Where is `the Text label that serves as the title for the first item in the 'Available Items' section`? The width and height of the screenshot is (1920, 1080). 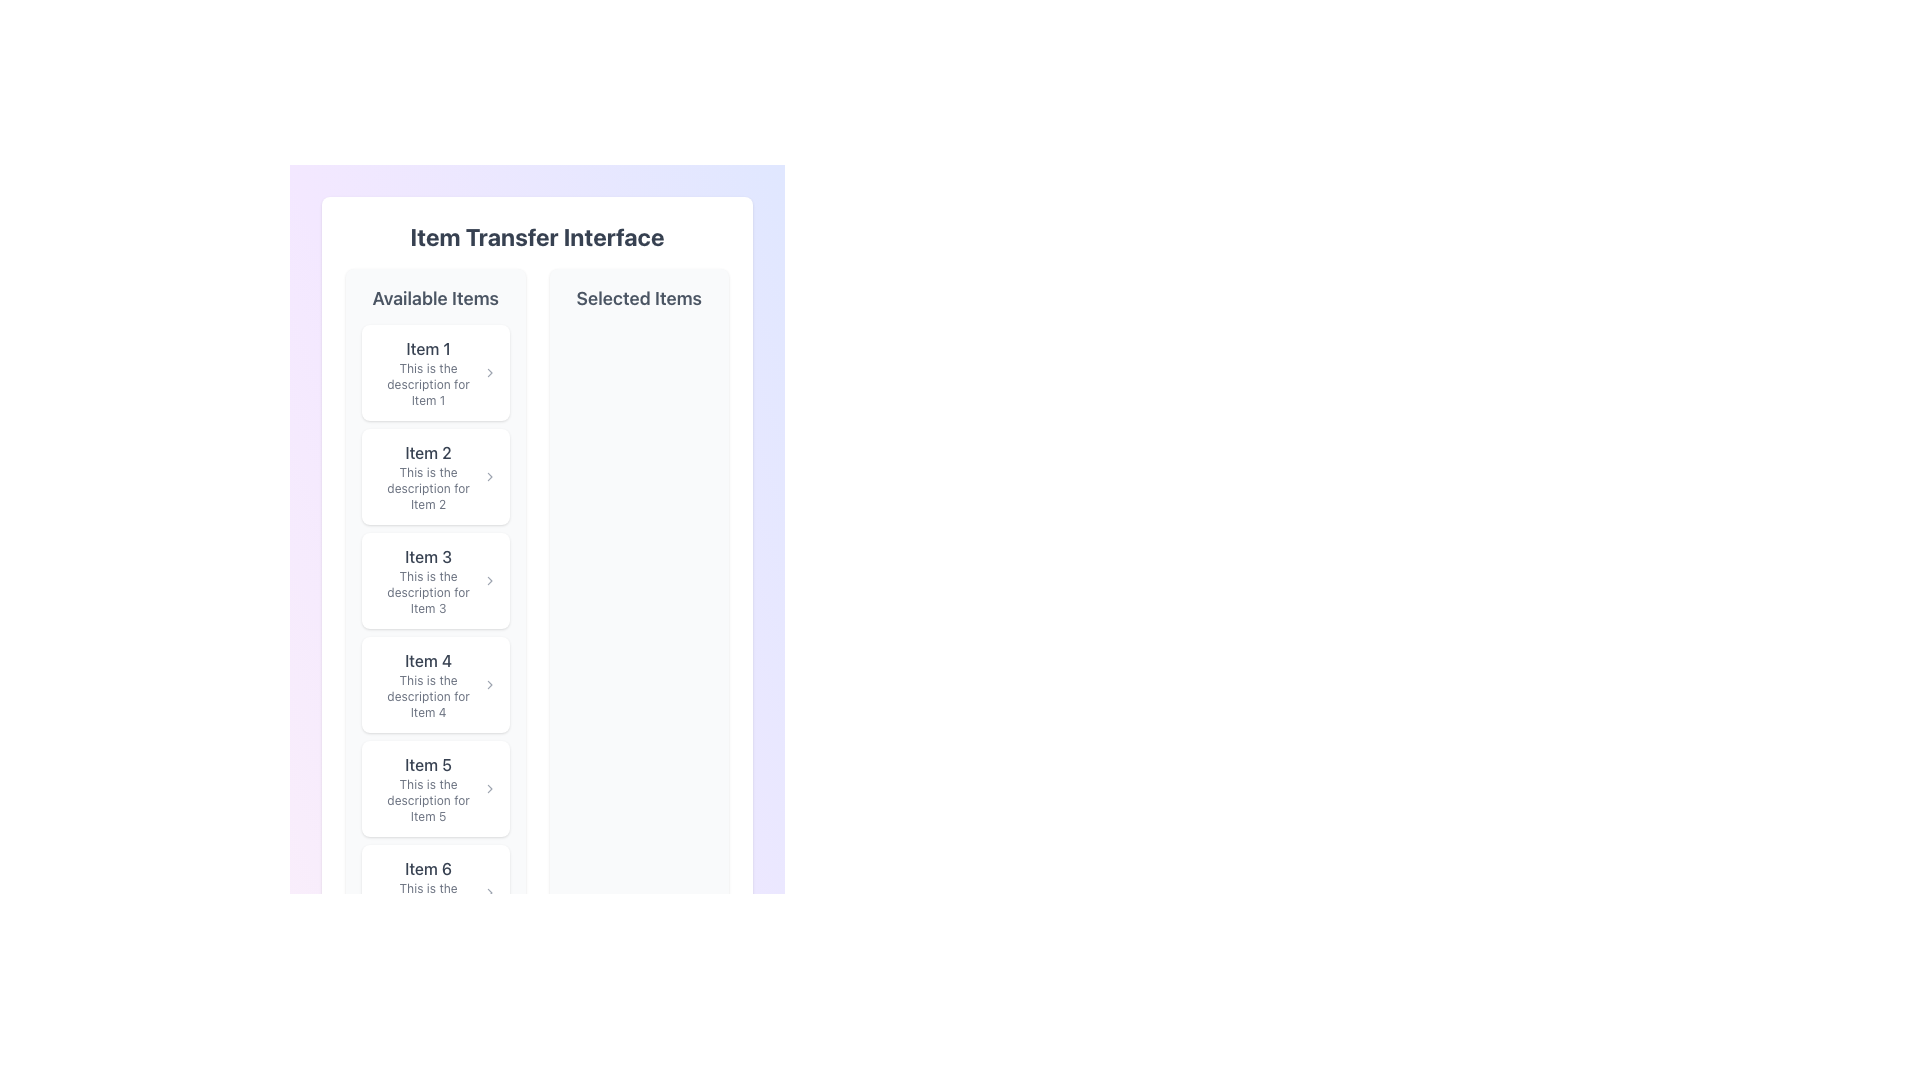
the Text label that serves as the title for the first item in the 'Available Items' section is located at coordinates (427, 347).